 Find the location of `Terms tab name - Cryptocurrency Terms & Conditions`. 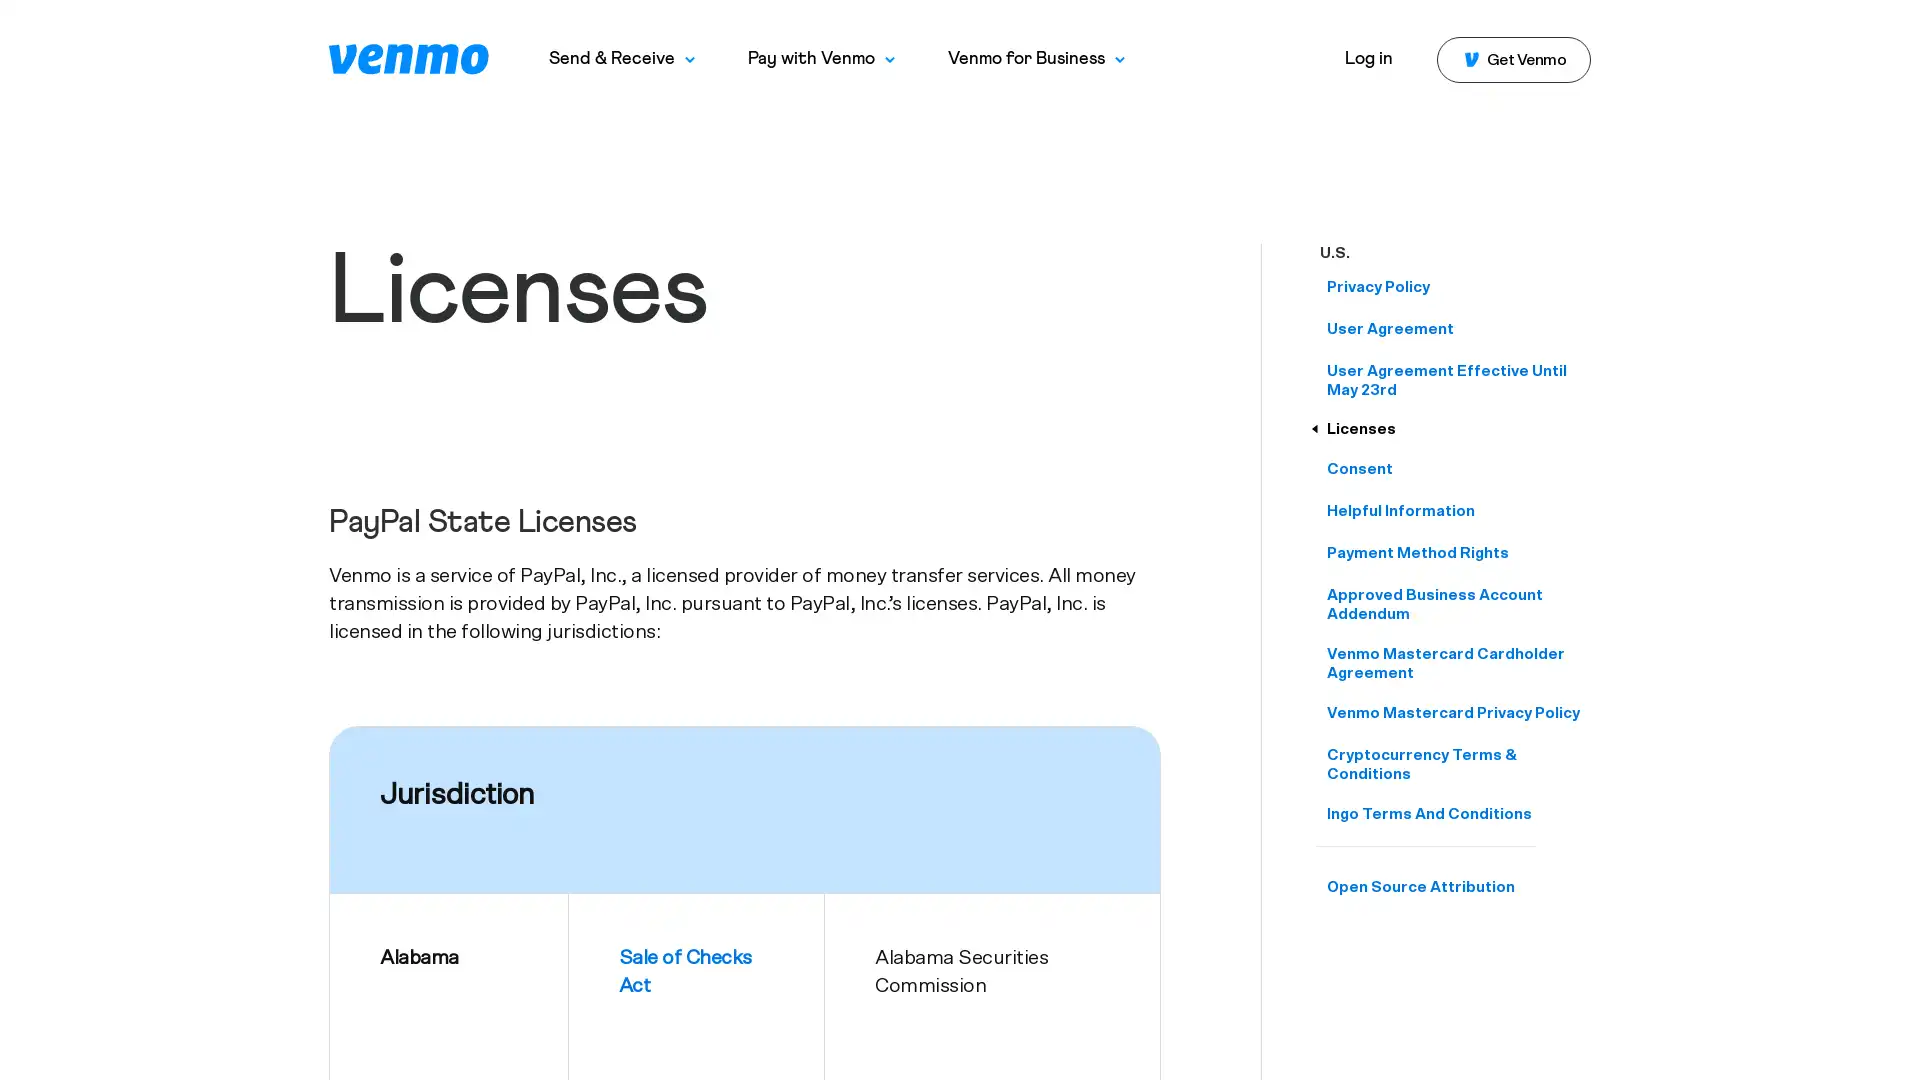

Terms tab name - Cryptocurrency Terms & Conditions is located at coordinates (1458, 764).